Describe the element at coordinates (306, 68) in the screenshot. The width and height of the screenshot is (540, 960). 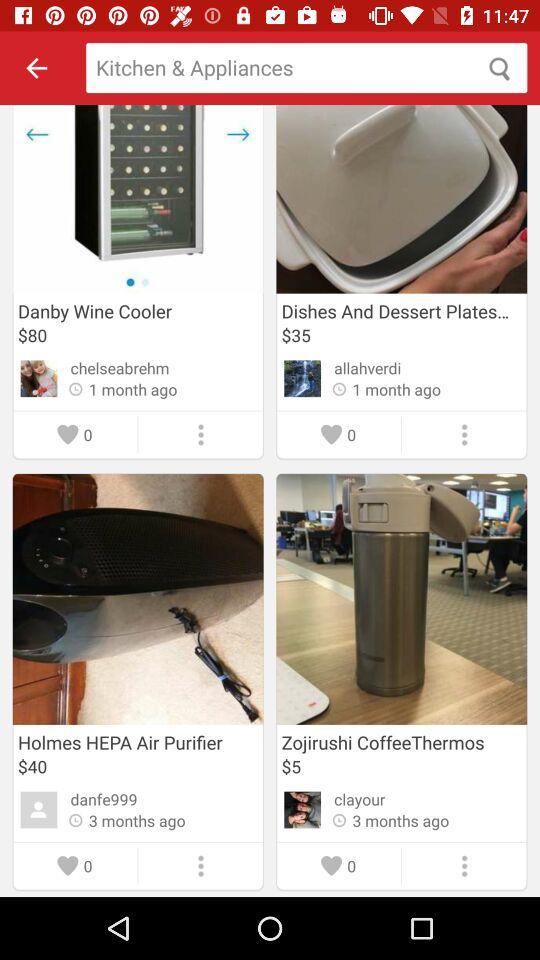
I see `search box` at that location.